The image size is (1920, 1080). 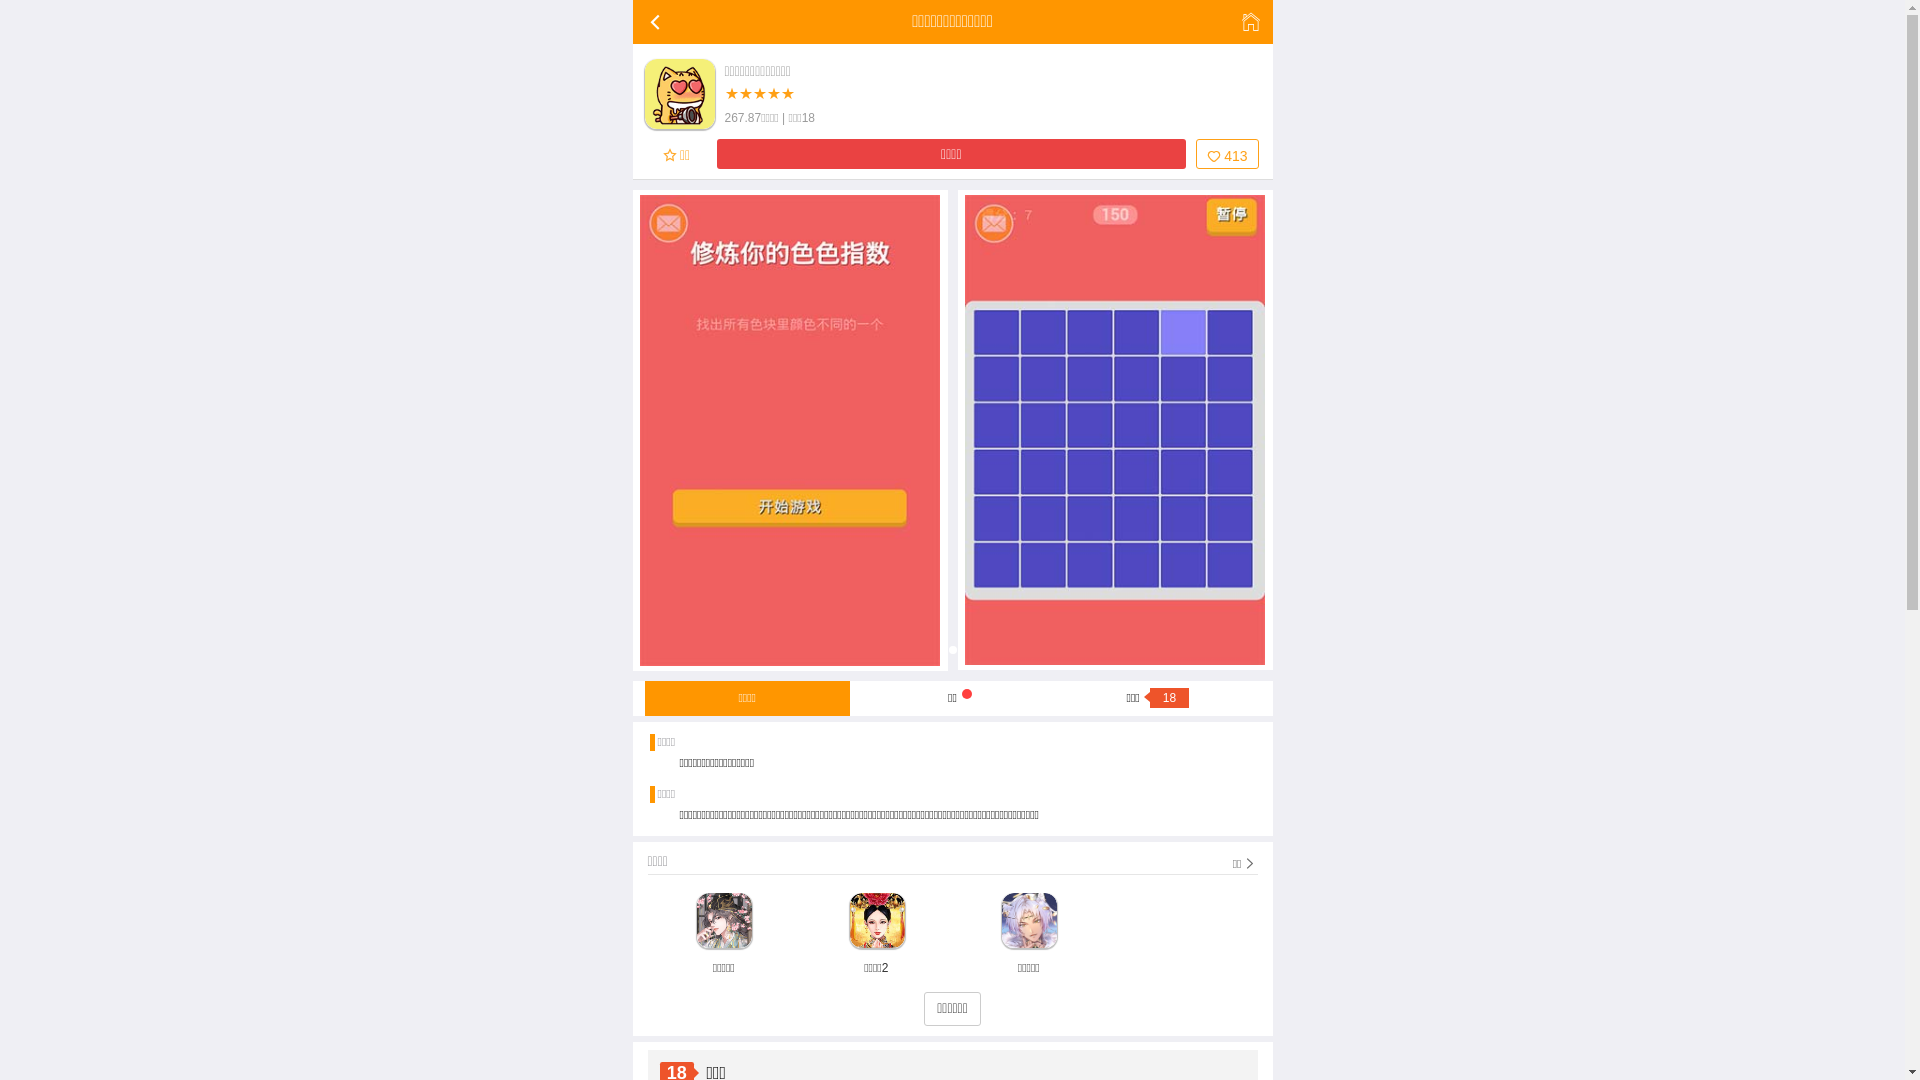 What do you see at coordinates (1226, 153) in the screenshot?
I see `'413'` at bounding box center [1226, 153].